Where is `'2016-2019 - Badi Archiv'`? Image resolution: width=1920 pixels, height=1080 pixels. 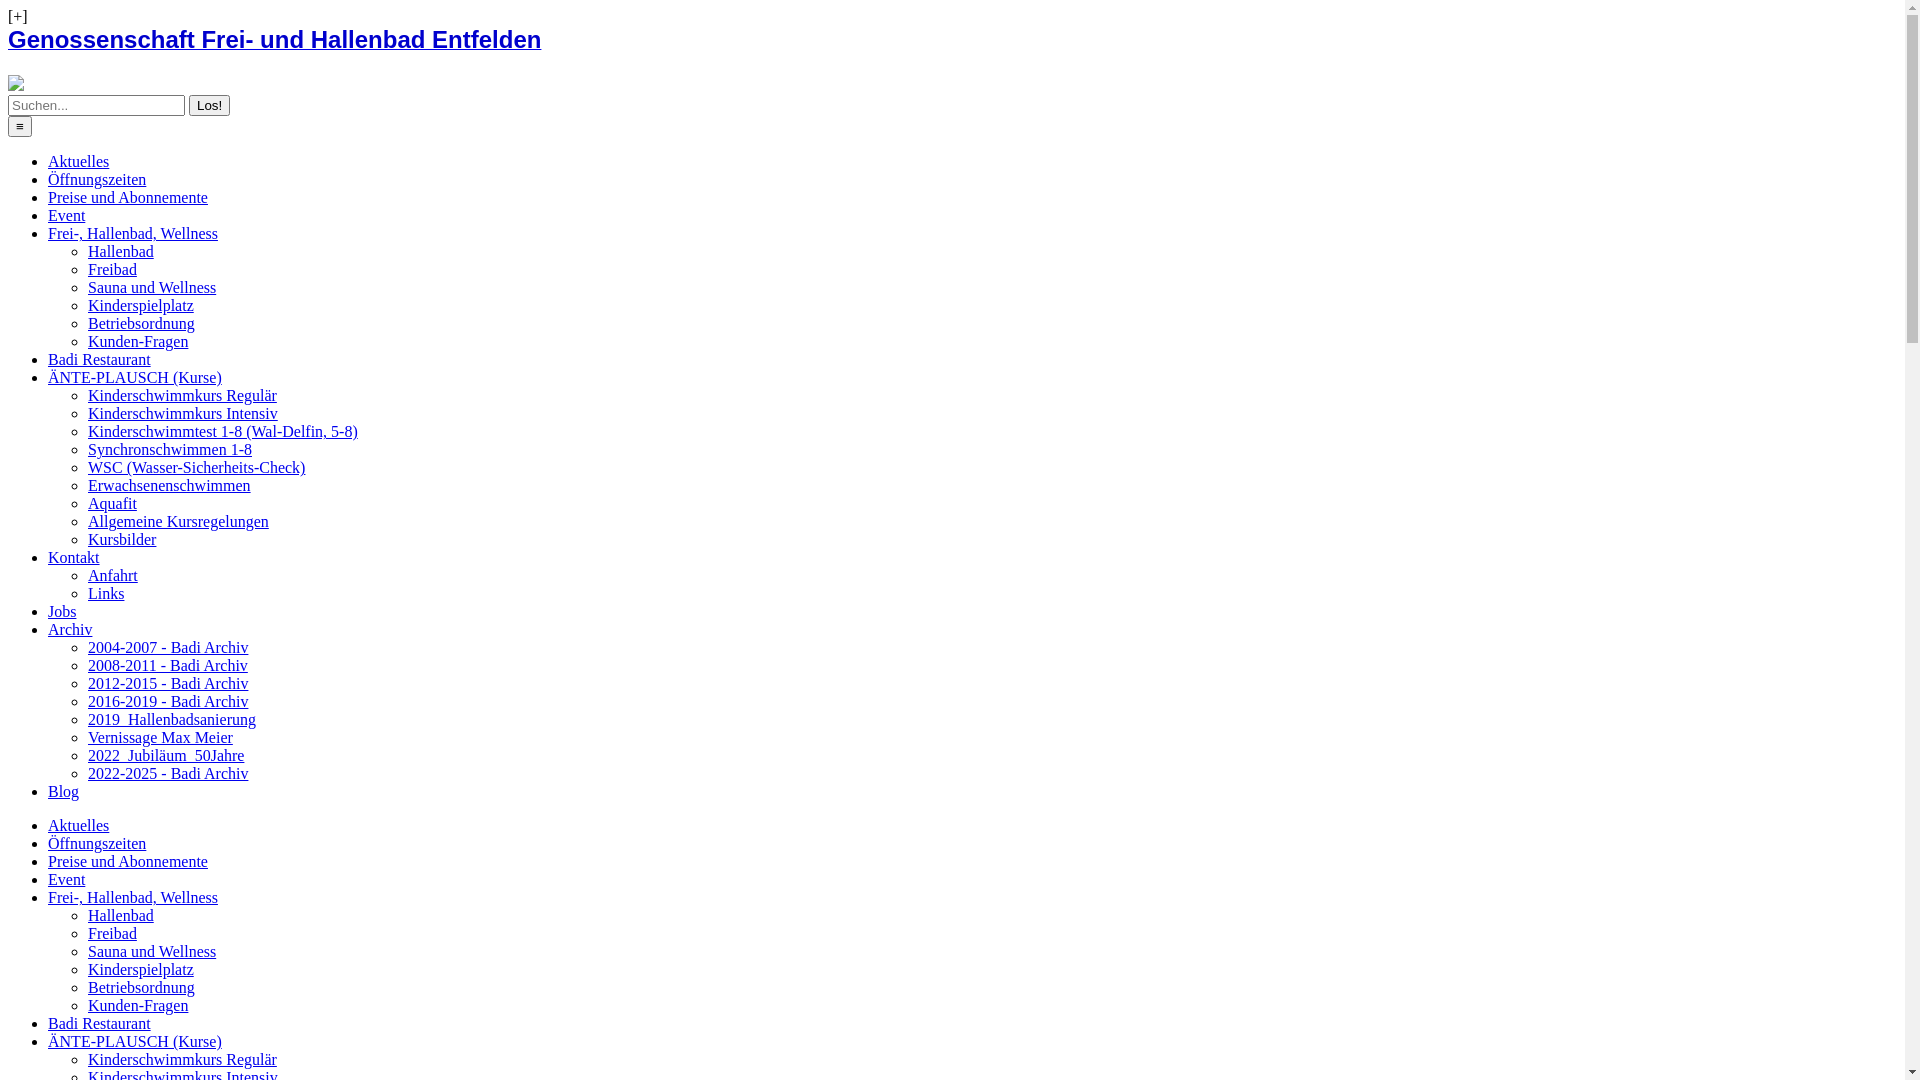
'2016-2019 - Badi Archiv' is located at coordinates (168, 700).